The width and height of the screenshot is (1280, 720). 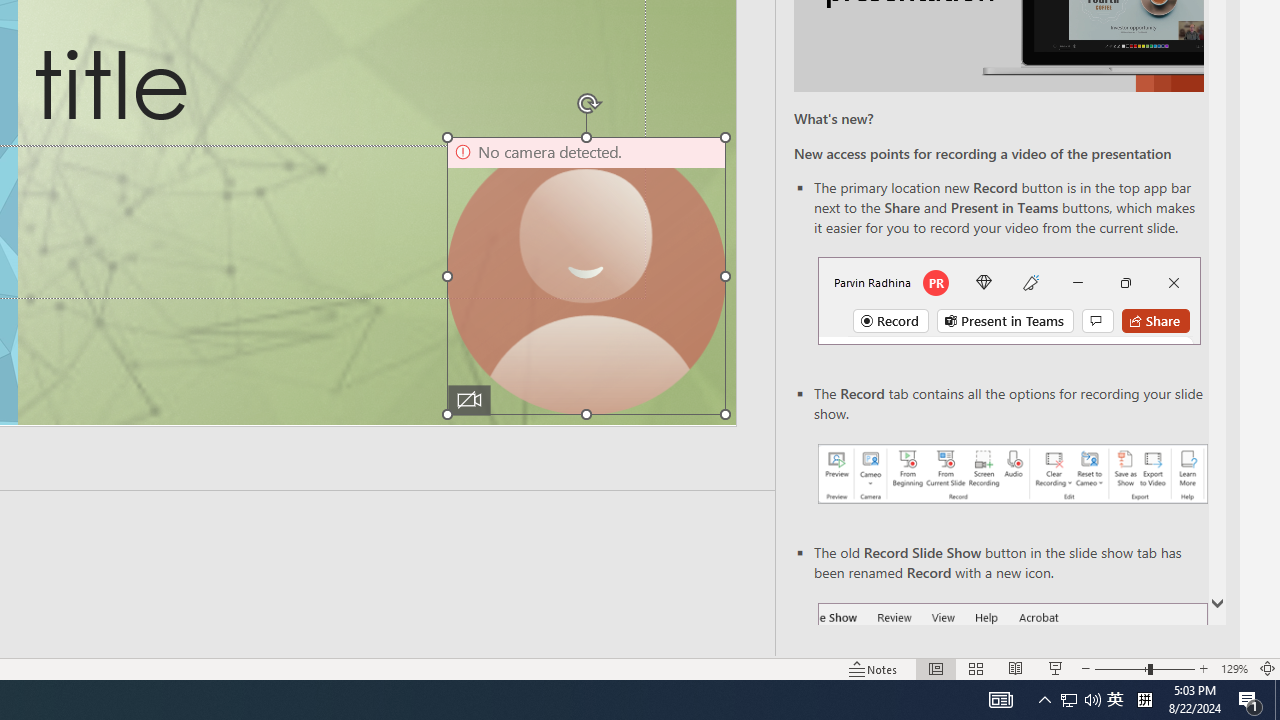 What do you see at coordinates (874, 669) in the screenshot?
I see `'Notes '` at bounding box center [874, 669].